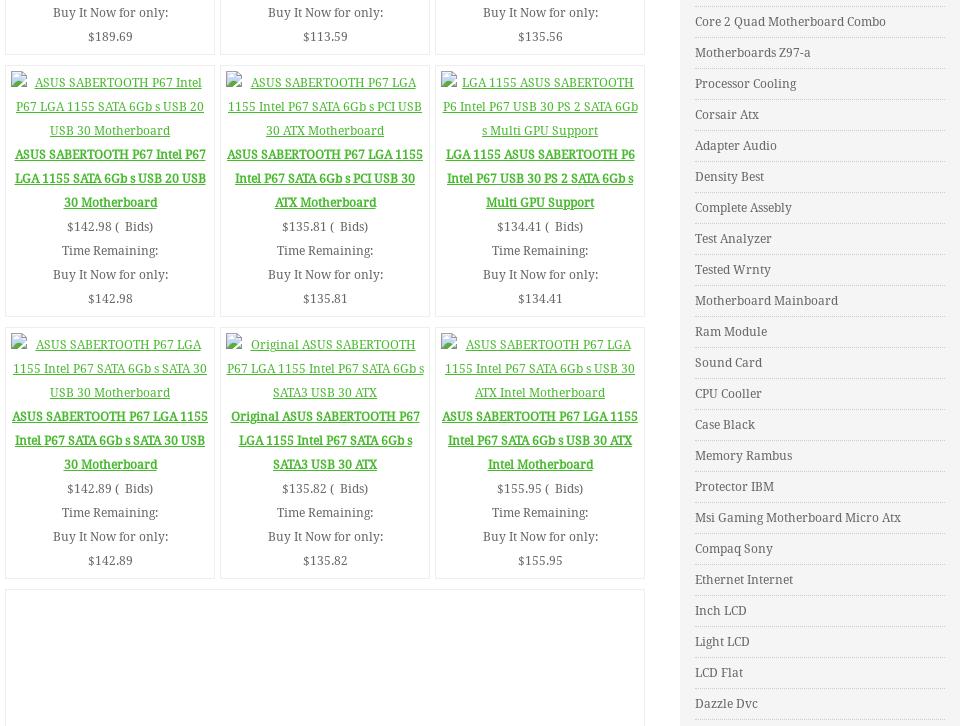 This screenshot has width=960, height=726. I want to click on 'Sound Card', so click(727, 363).